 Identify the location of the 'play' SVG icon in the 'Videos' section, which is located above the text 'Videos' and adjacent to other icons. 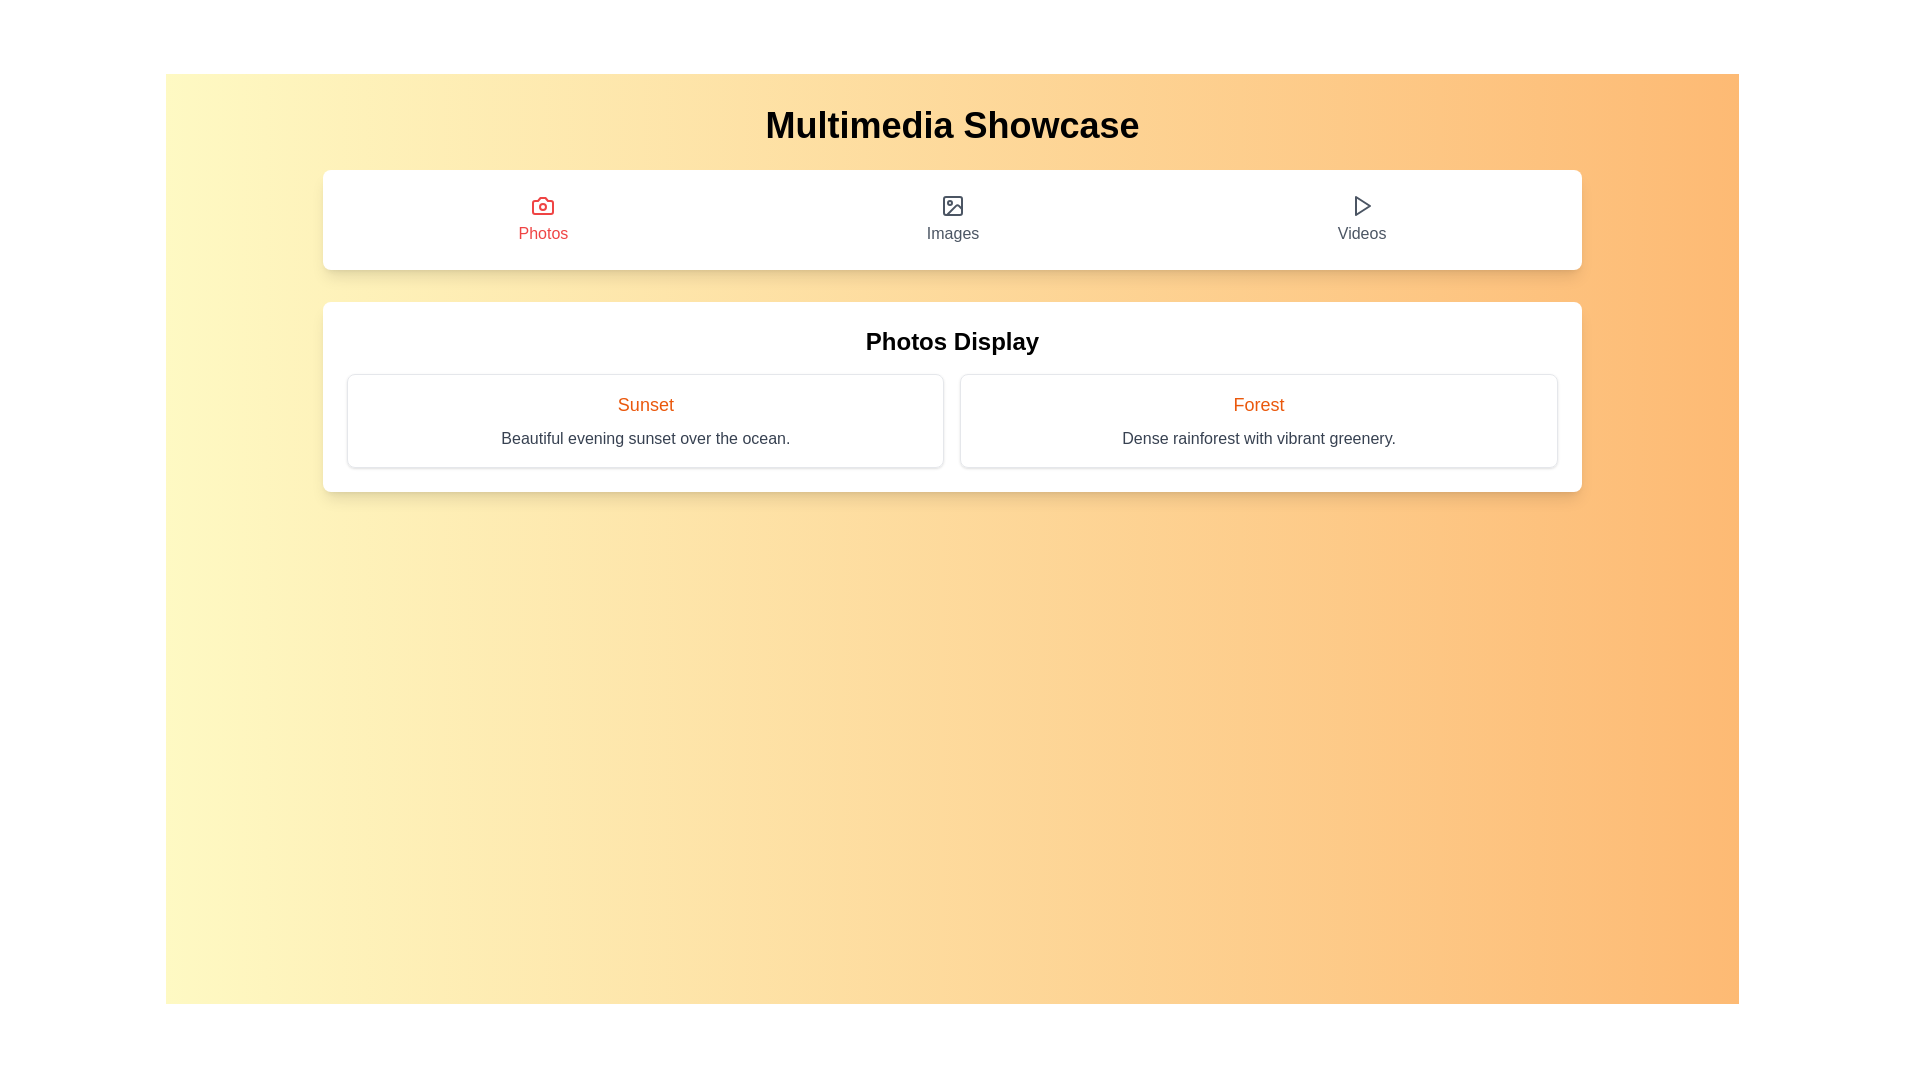
(1361, 205).